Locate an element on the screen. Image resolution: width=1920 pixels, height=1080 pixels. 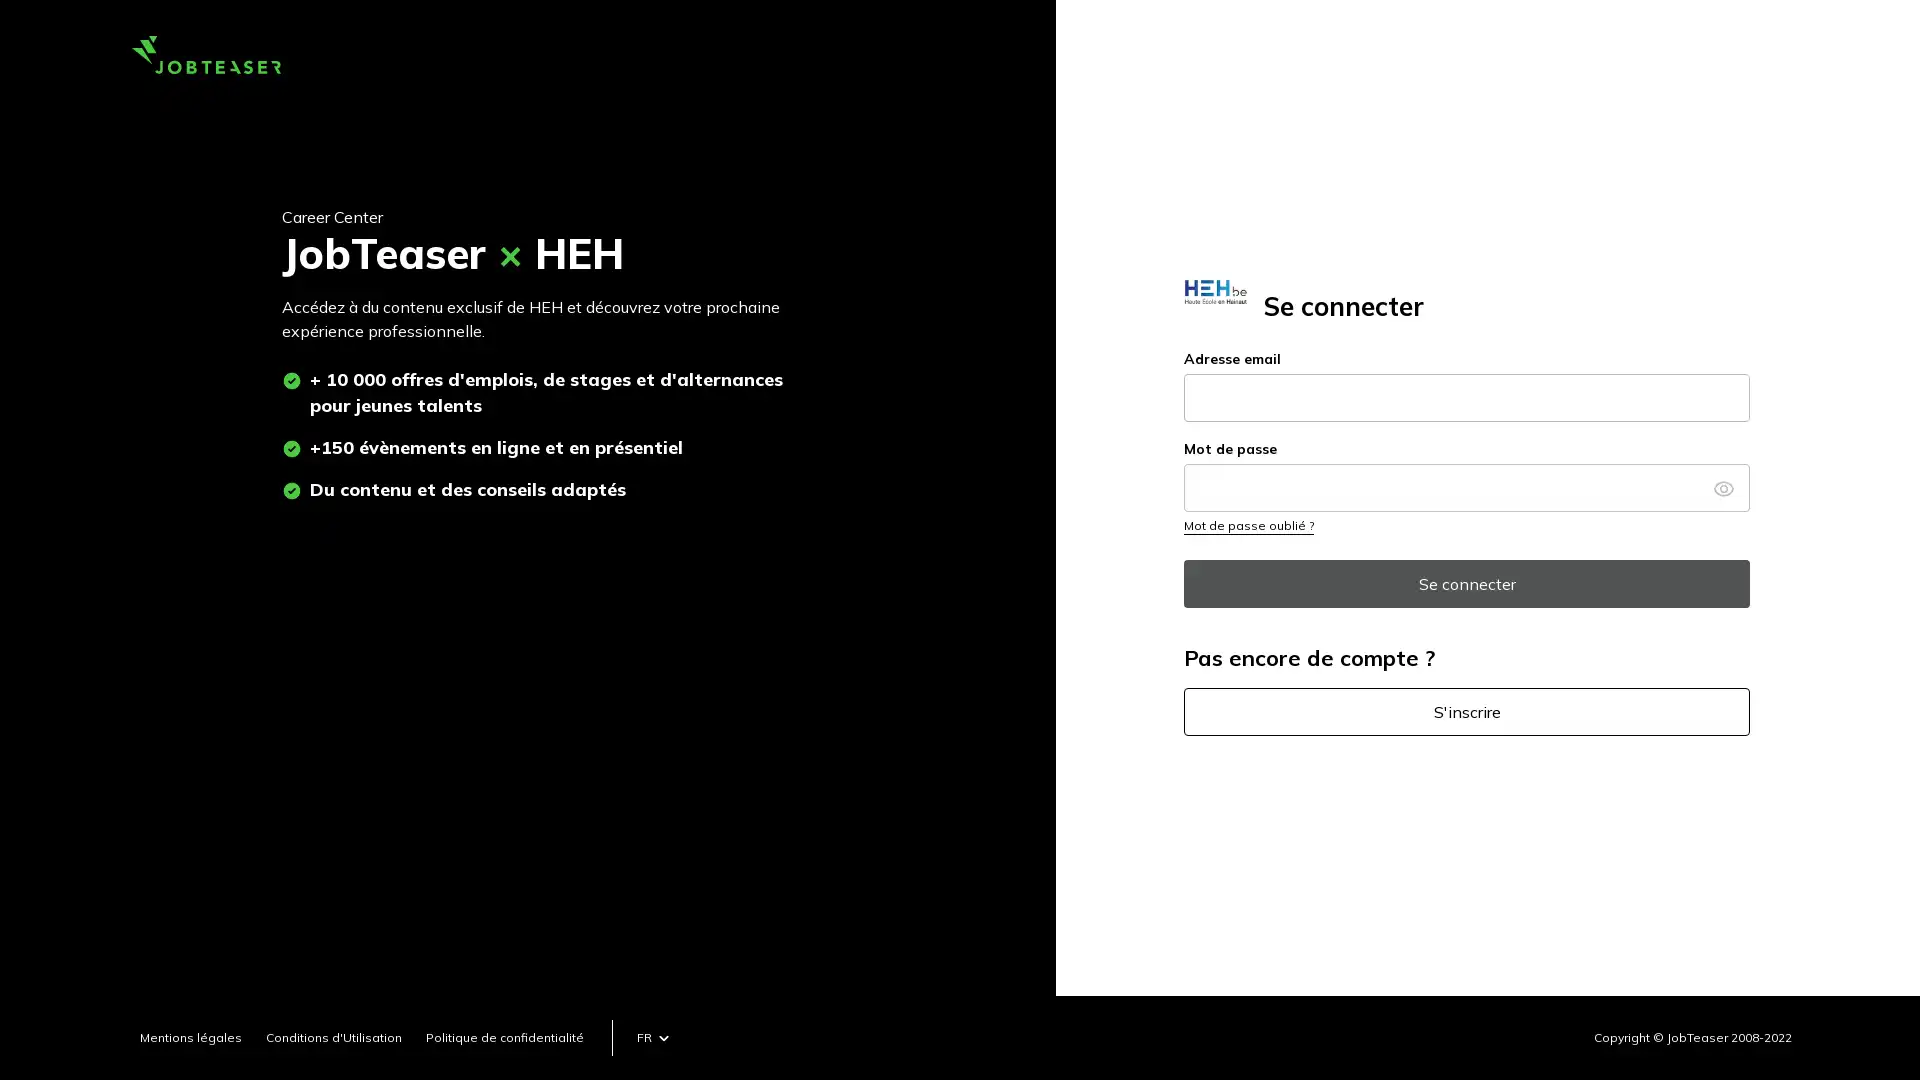
Se connecter is located at coordinates (1467, 583).